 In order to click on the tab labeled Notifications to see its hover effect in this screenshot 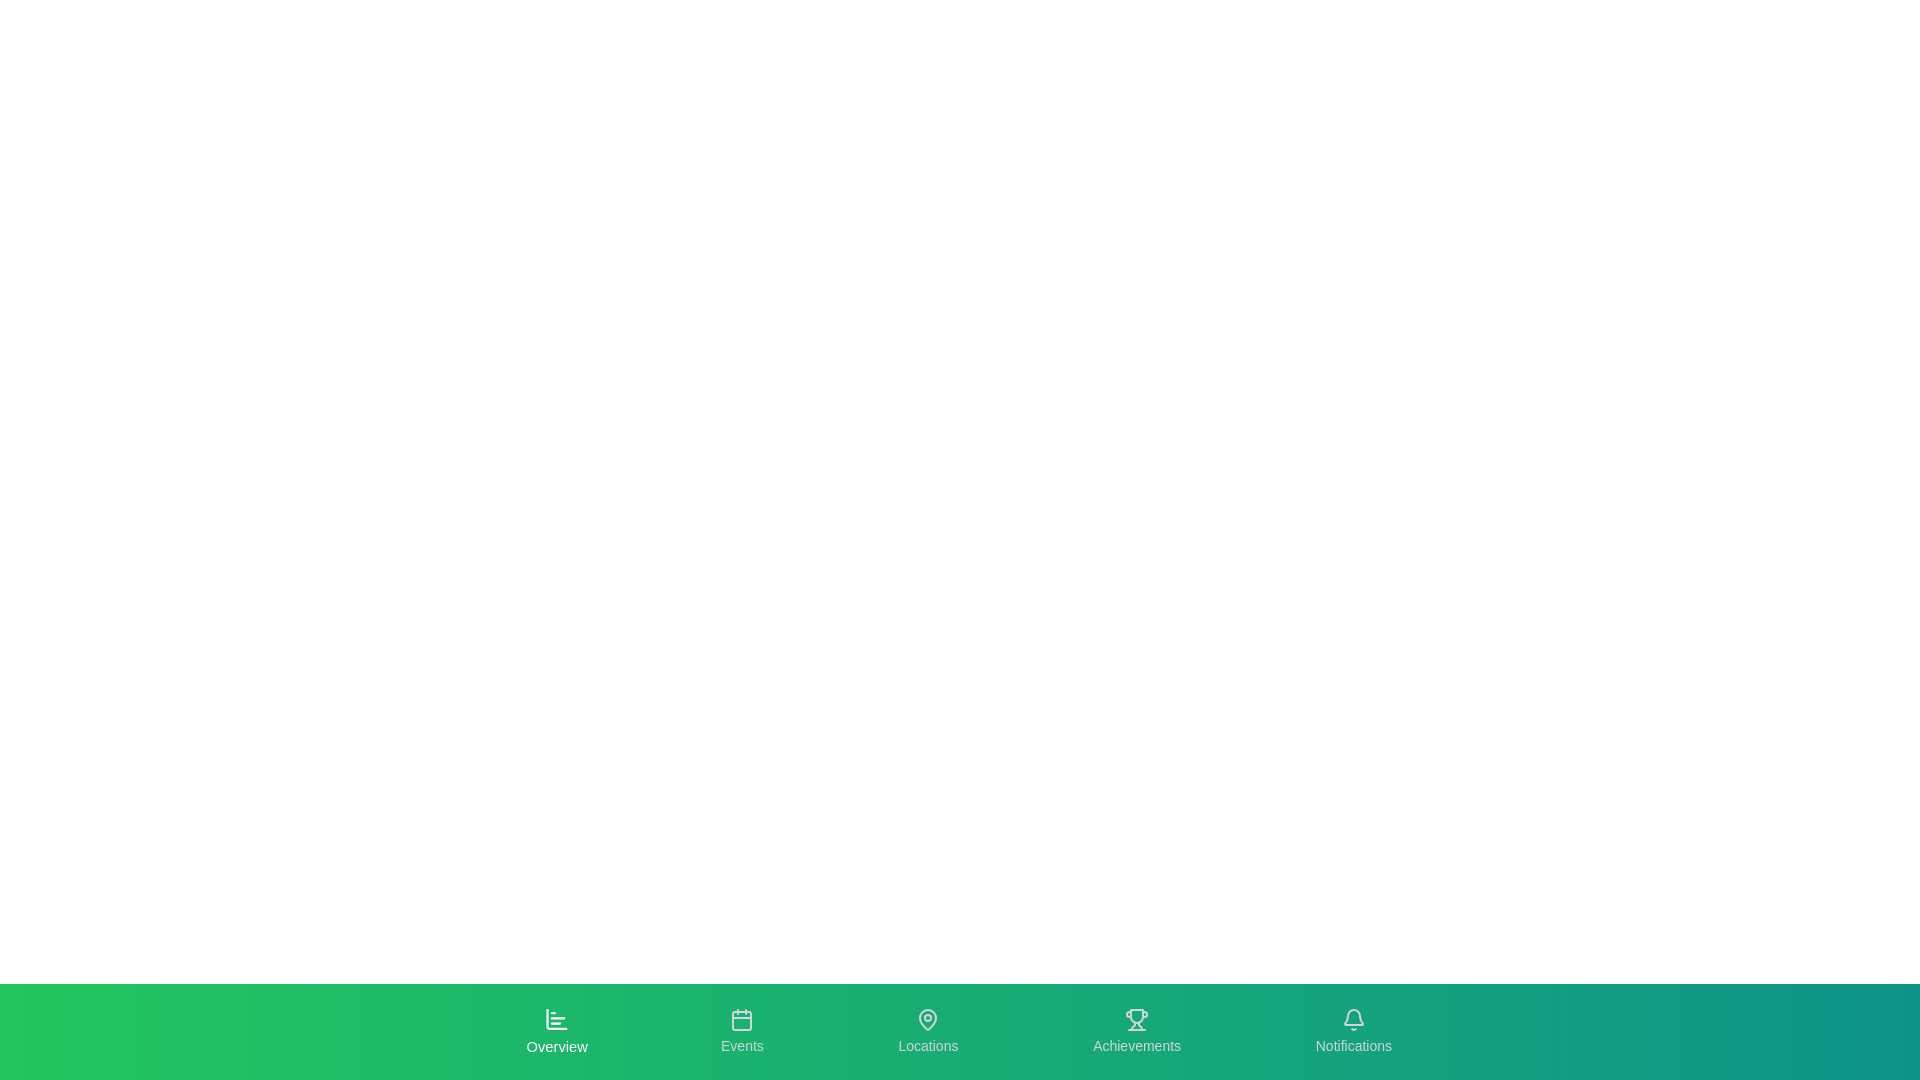, I will do `click(1353, 1032)`.